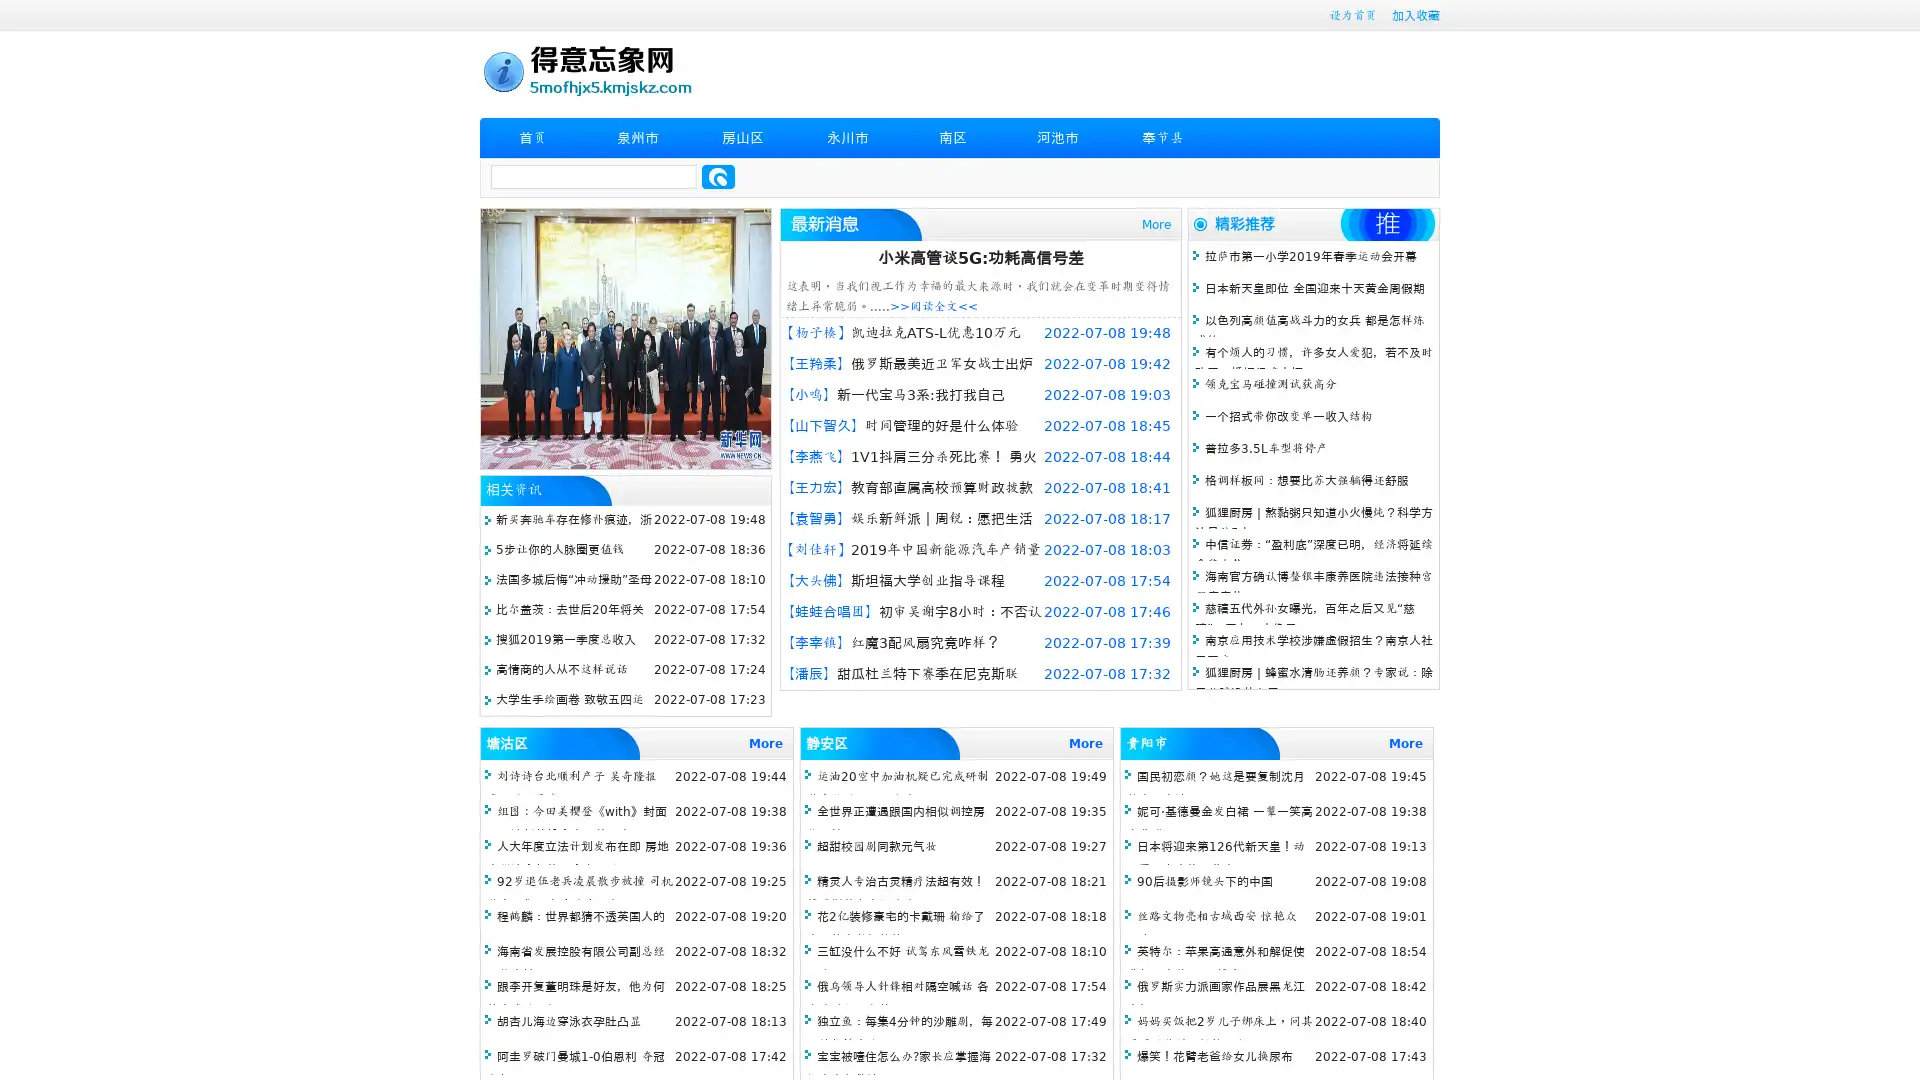  I want to click on Search, so click(718, 176).